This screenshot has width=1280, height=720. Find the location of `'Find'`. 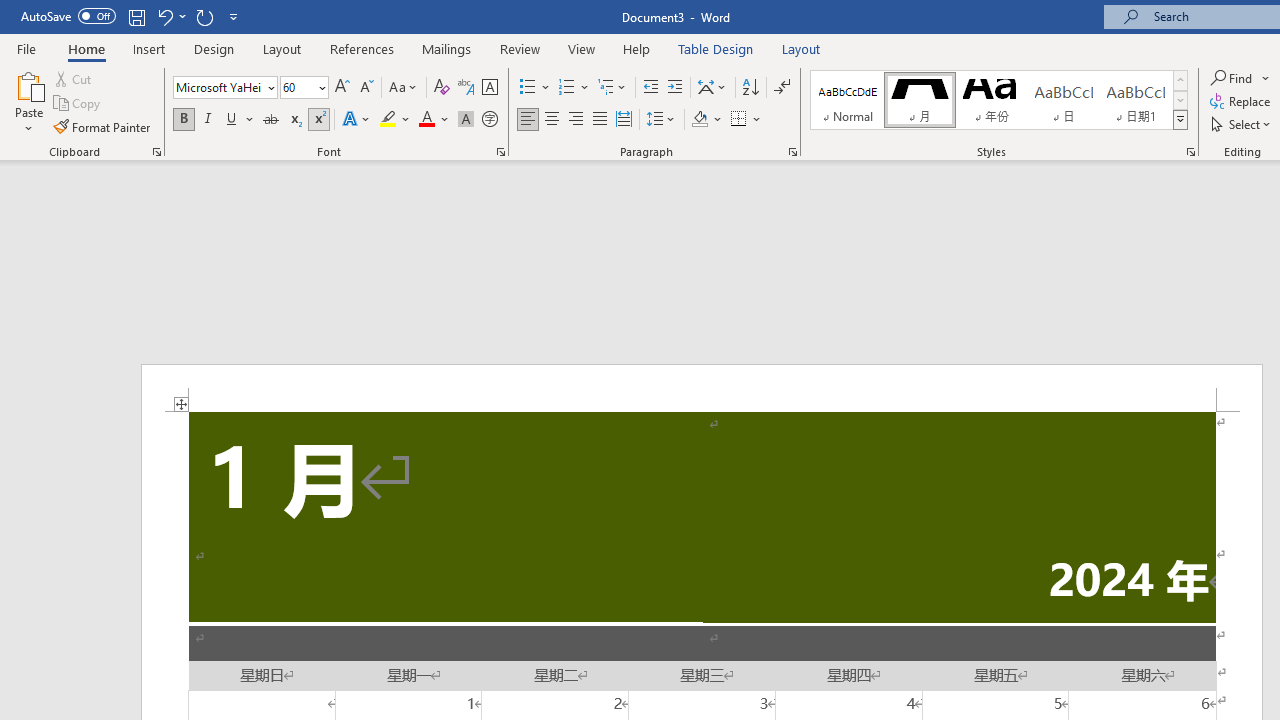

'Find' is located at coordinates (1239, 77).